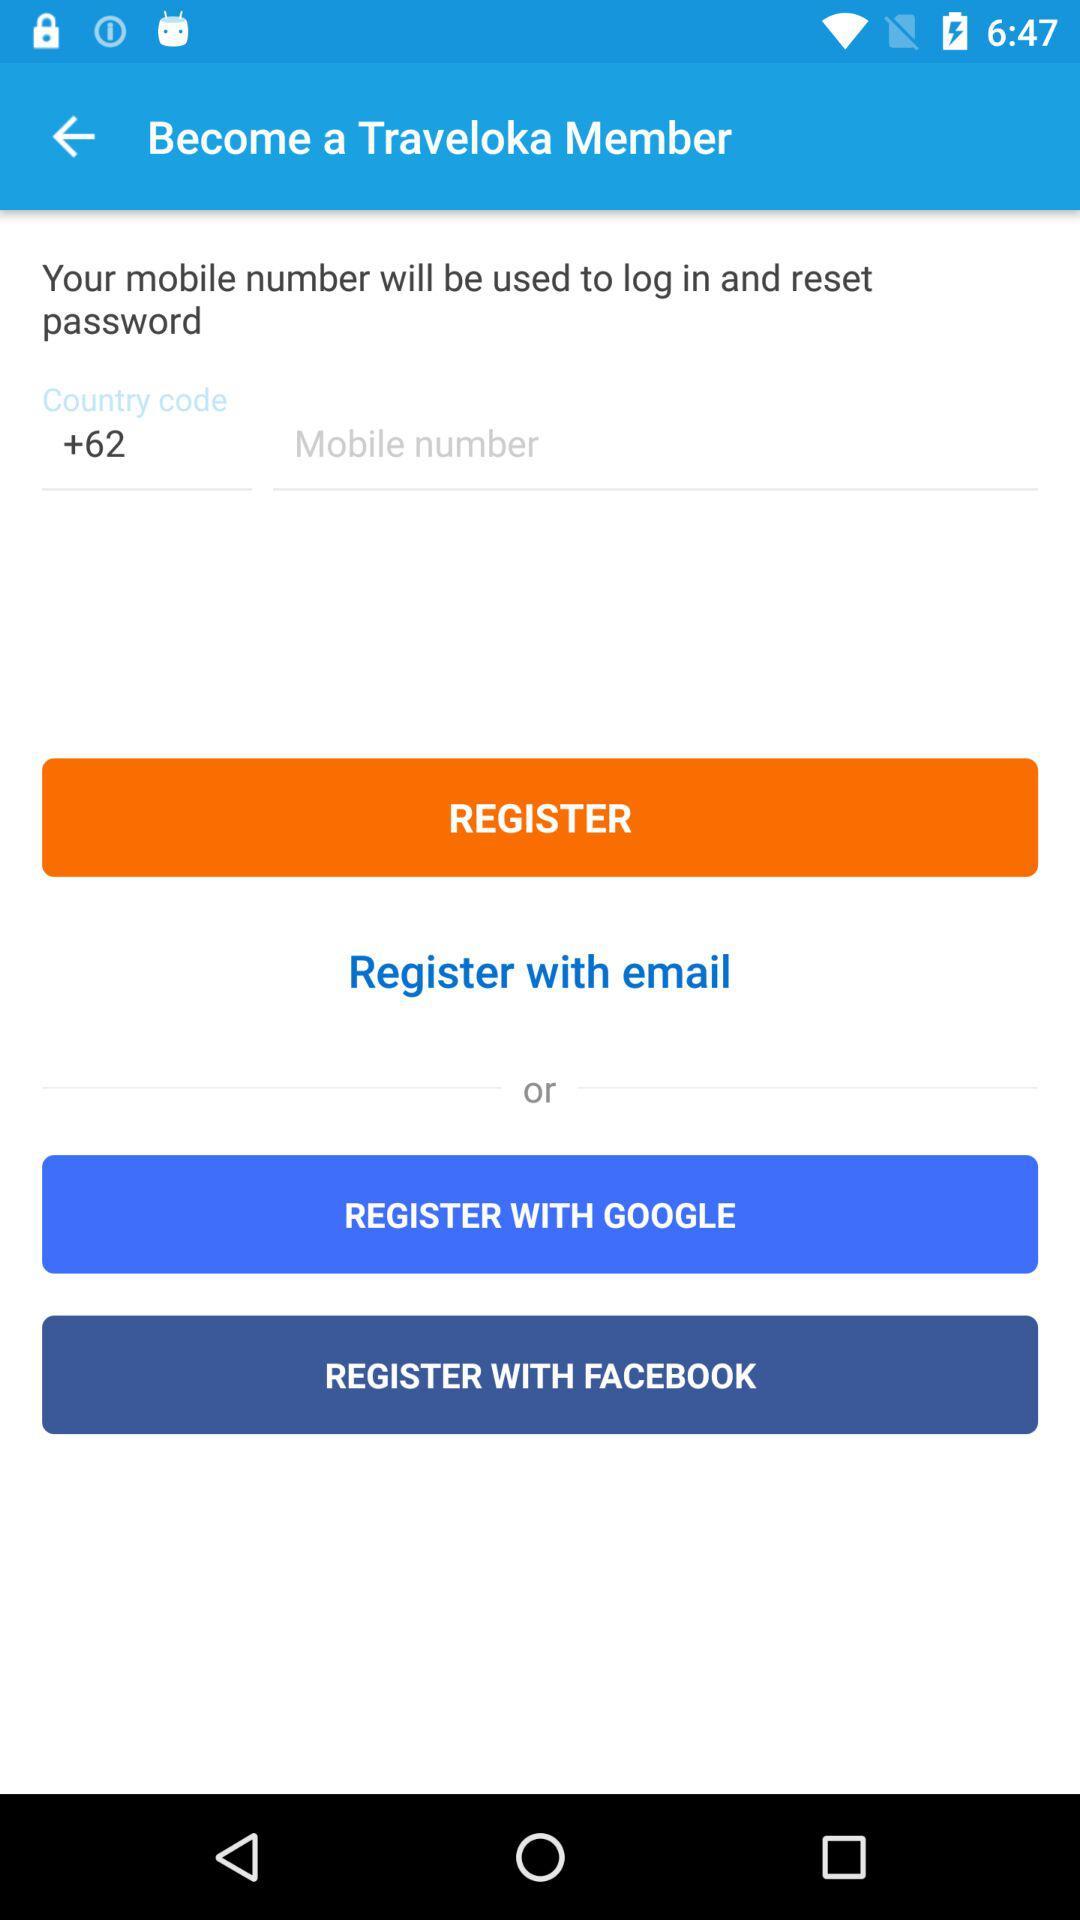 Image resolution: width=1080 pixels, height=1920 pixels. What do you see at coordinates (72, 135) in the screenshot?
I see `the item next to the become a traveloka item` at bounding box center [72, 135].